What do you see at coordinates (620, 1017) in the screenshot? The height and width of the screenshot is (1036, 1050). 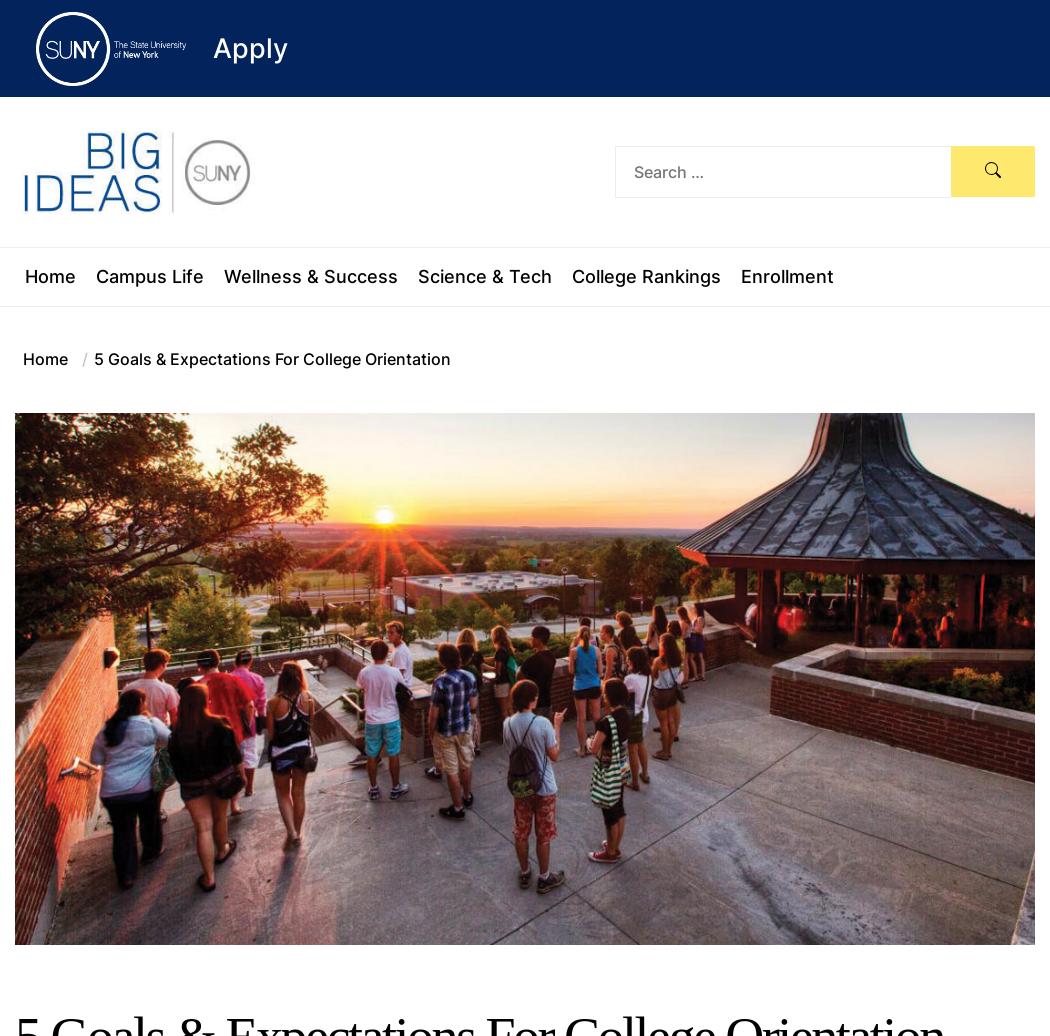 I see `'January 23, 2023'` at bounding box center [620, 1017].